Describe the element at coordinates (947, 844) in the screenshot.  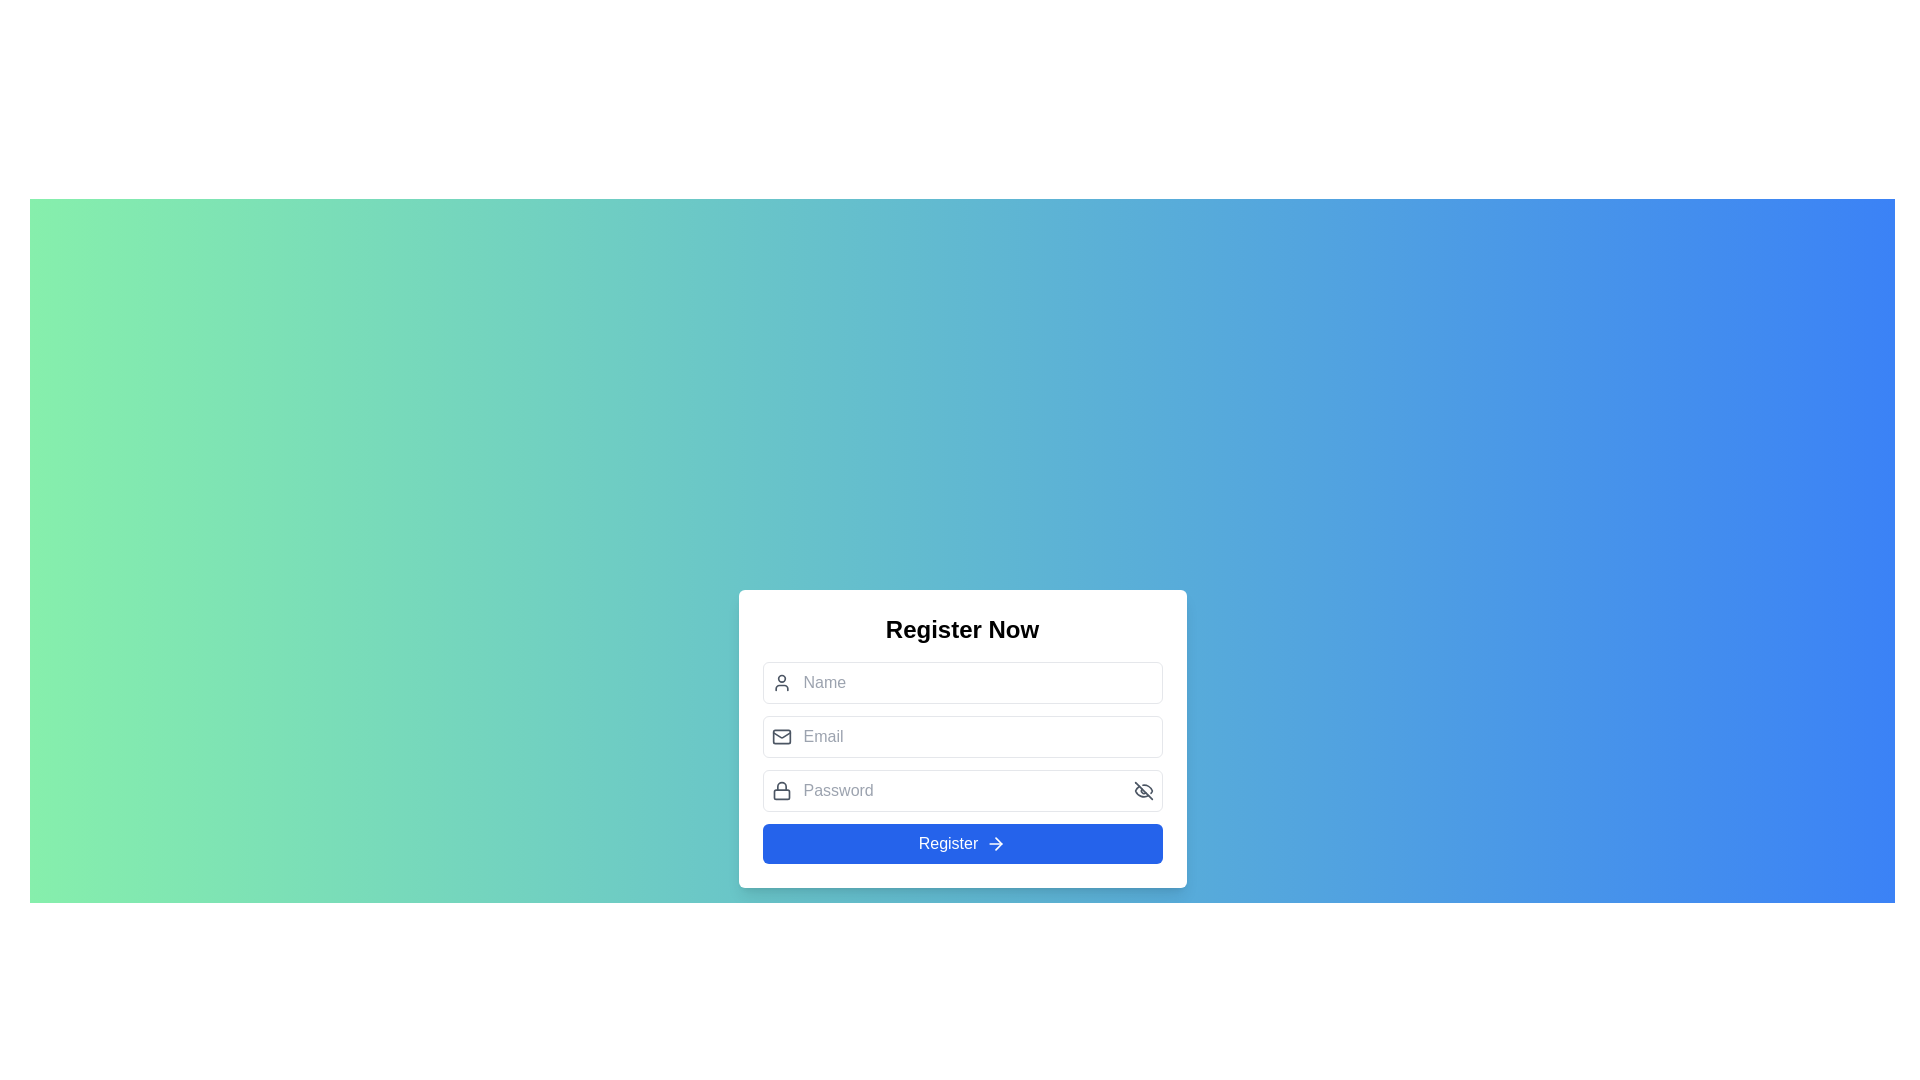
I see `the 'Register' label which is displayed in white color on a blue rectangular background, located near the center of the button and to the left of a right-facing arrow icon` at that location.